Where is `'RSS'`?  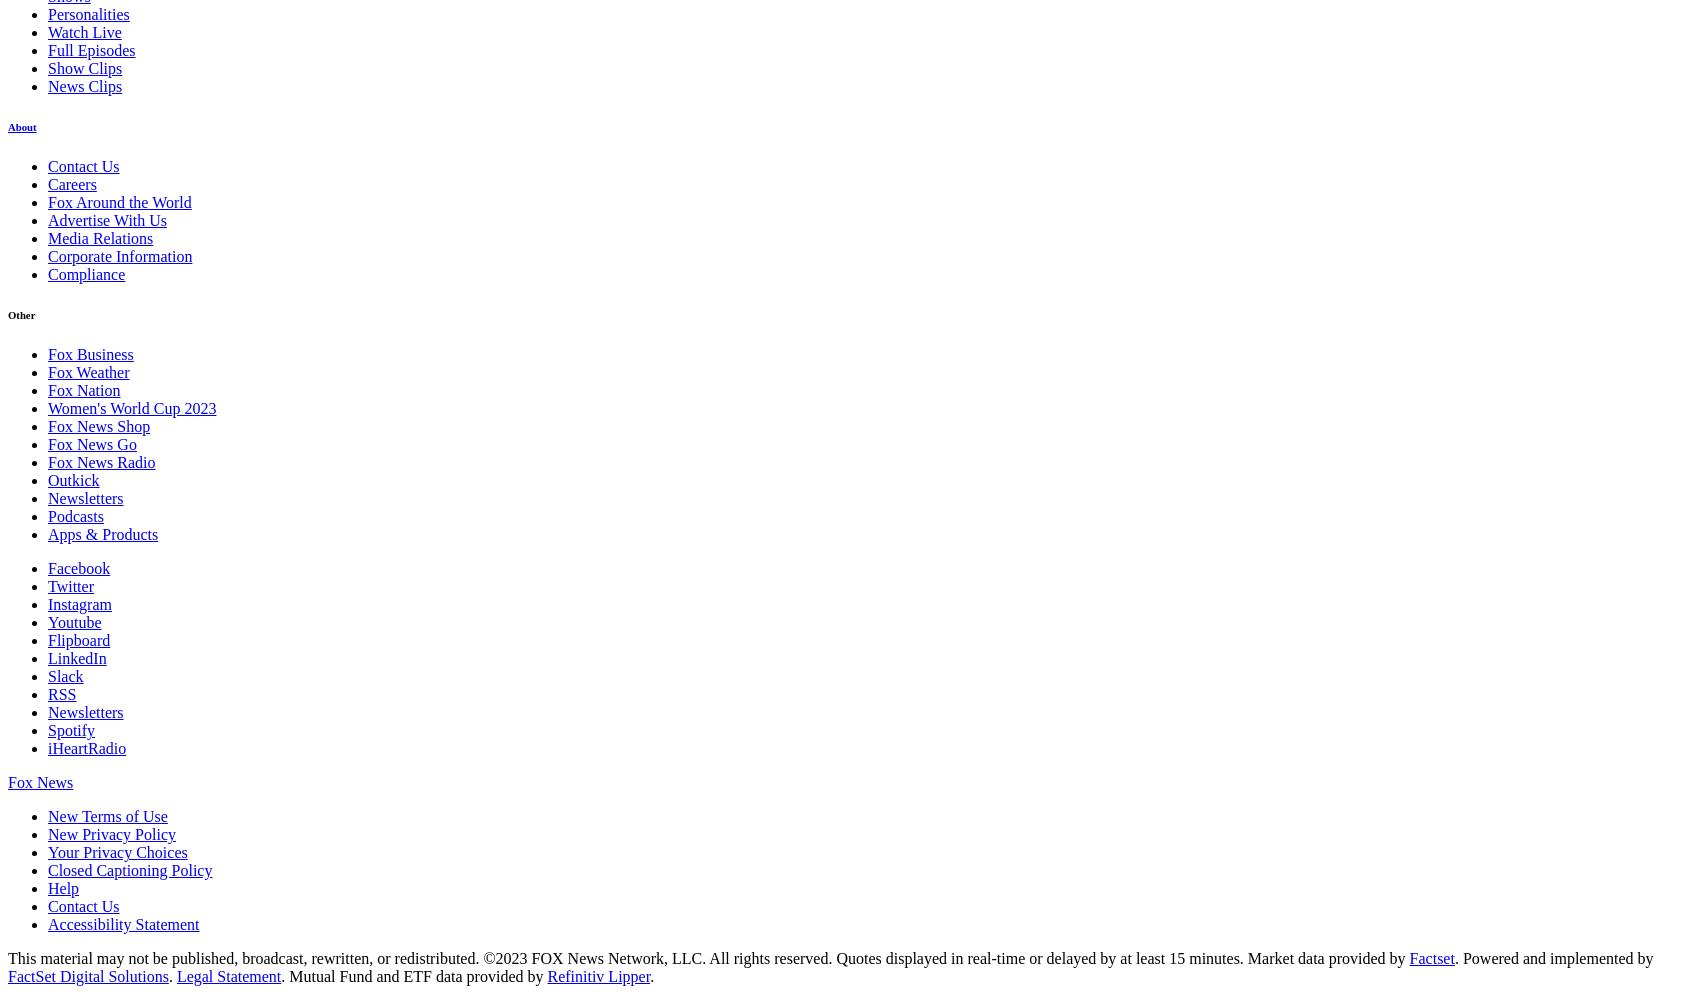 'RSS' is located at coordinates (60, 693).